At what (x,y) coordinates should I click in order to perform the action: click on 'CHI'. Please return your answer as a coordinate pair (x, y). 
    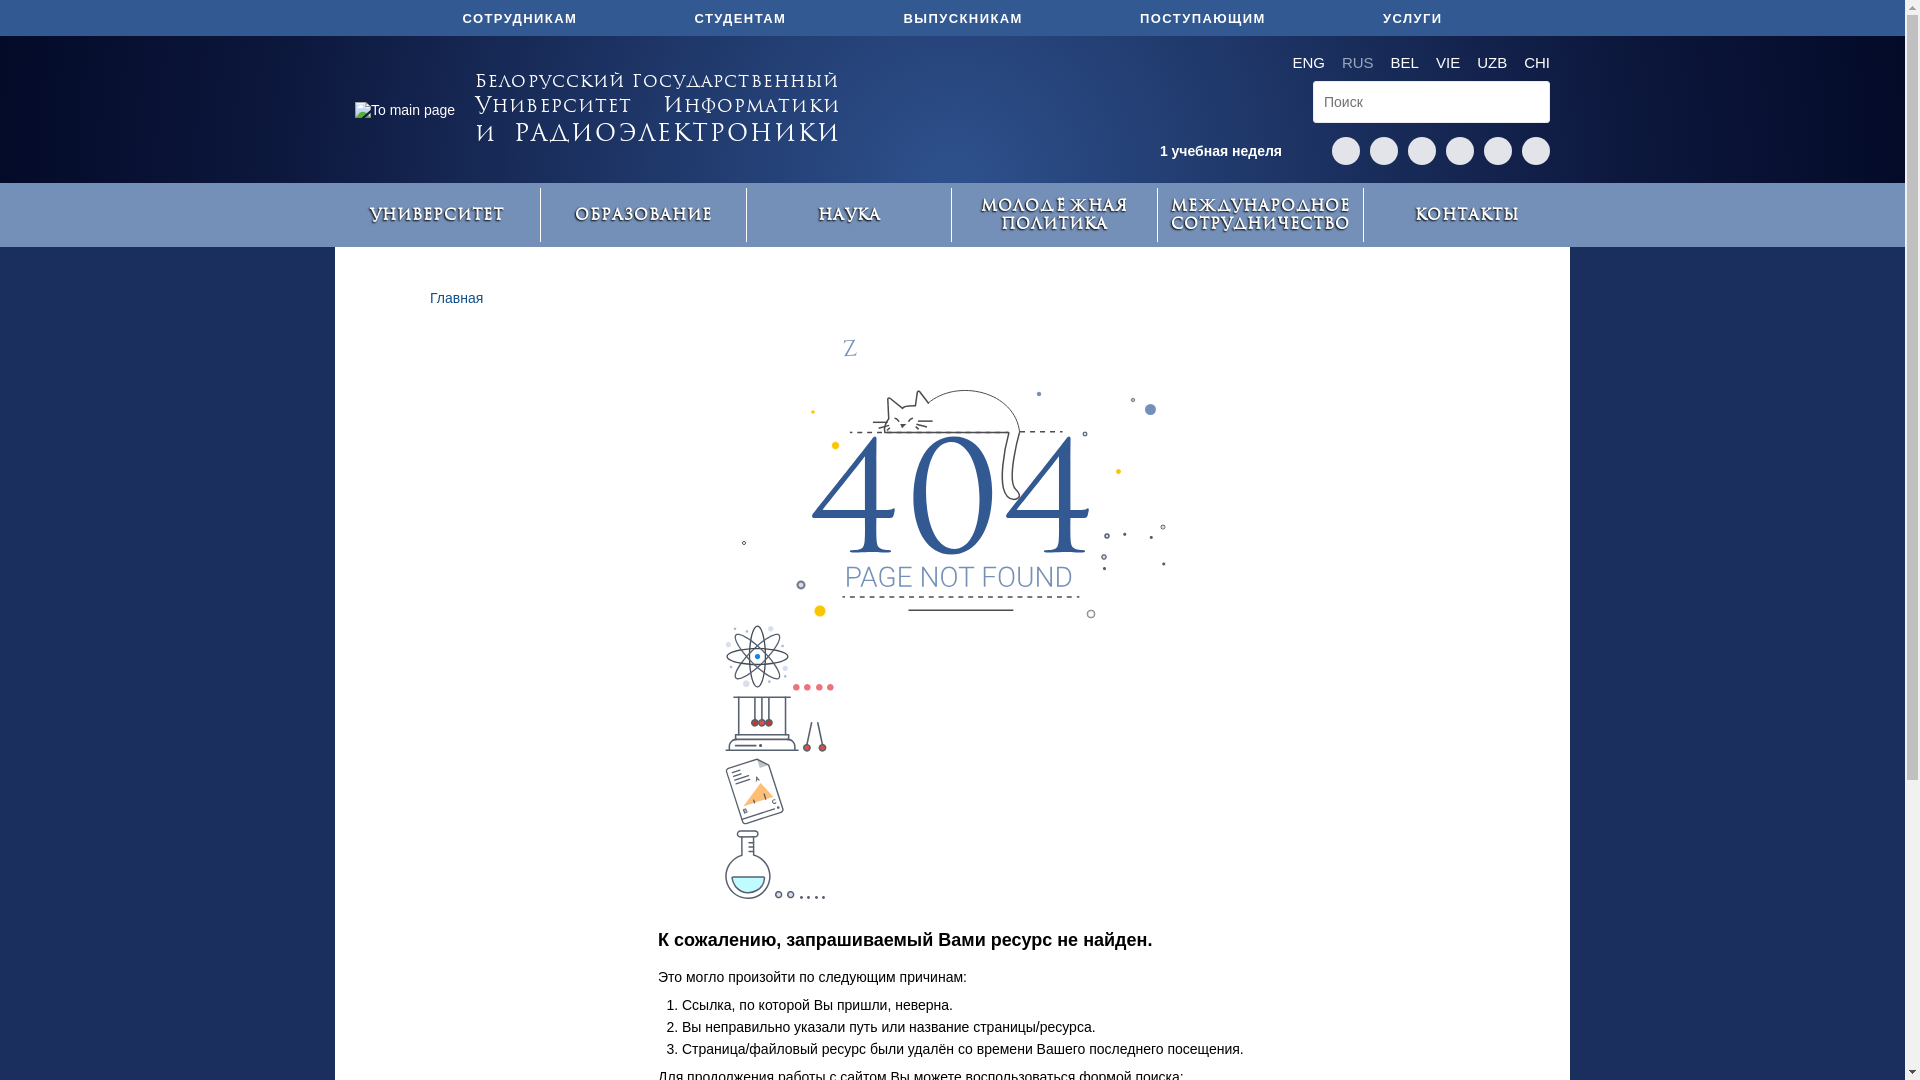
    Looking at the image, I should click on (1522, 61).